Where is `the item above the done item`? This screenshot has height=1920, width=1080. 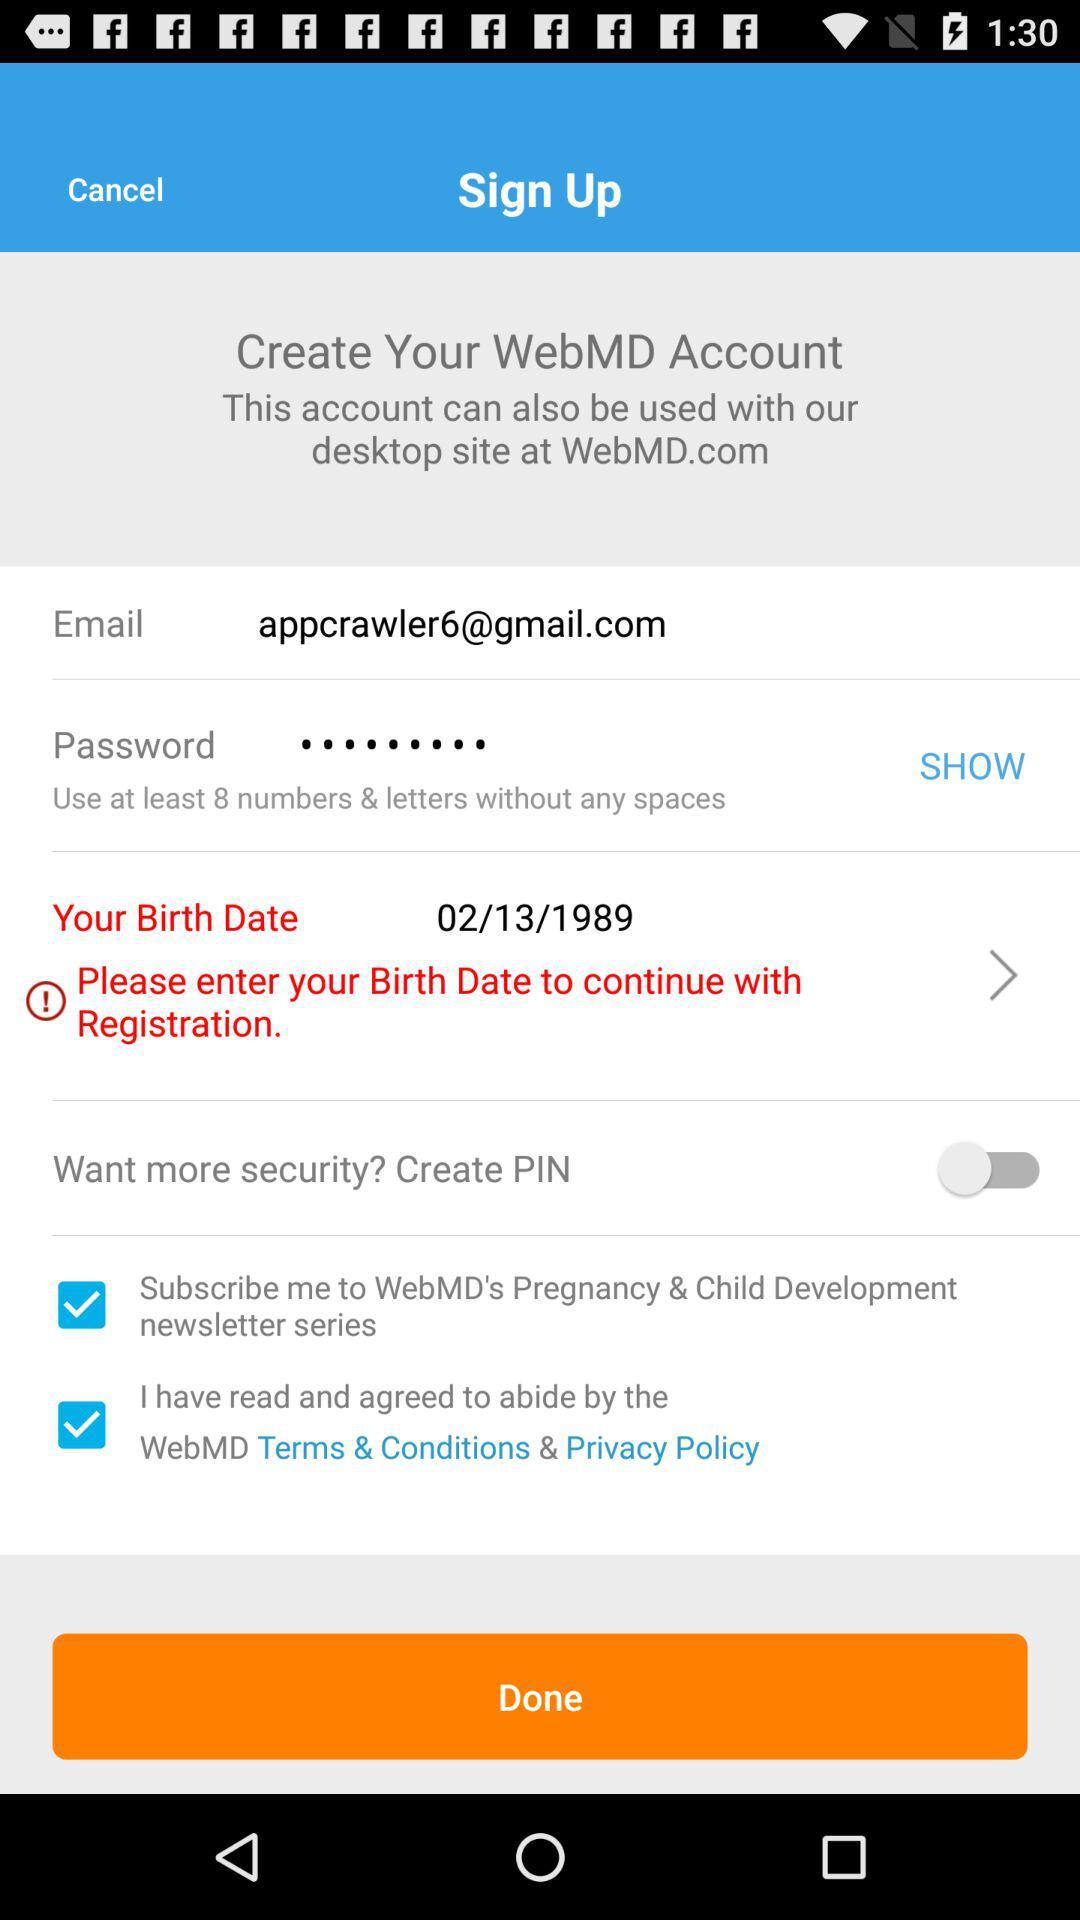 the item above the done item is located at coordinates (80, 1424).